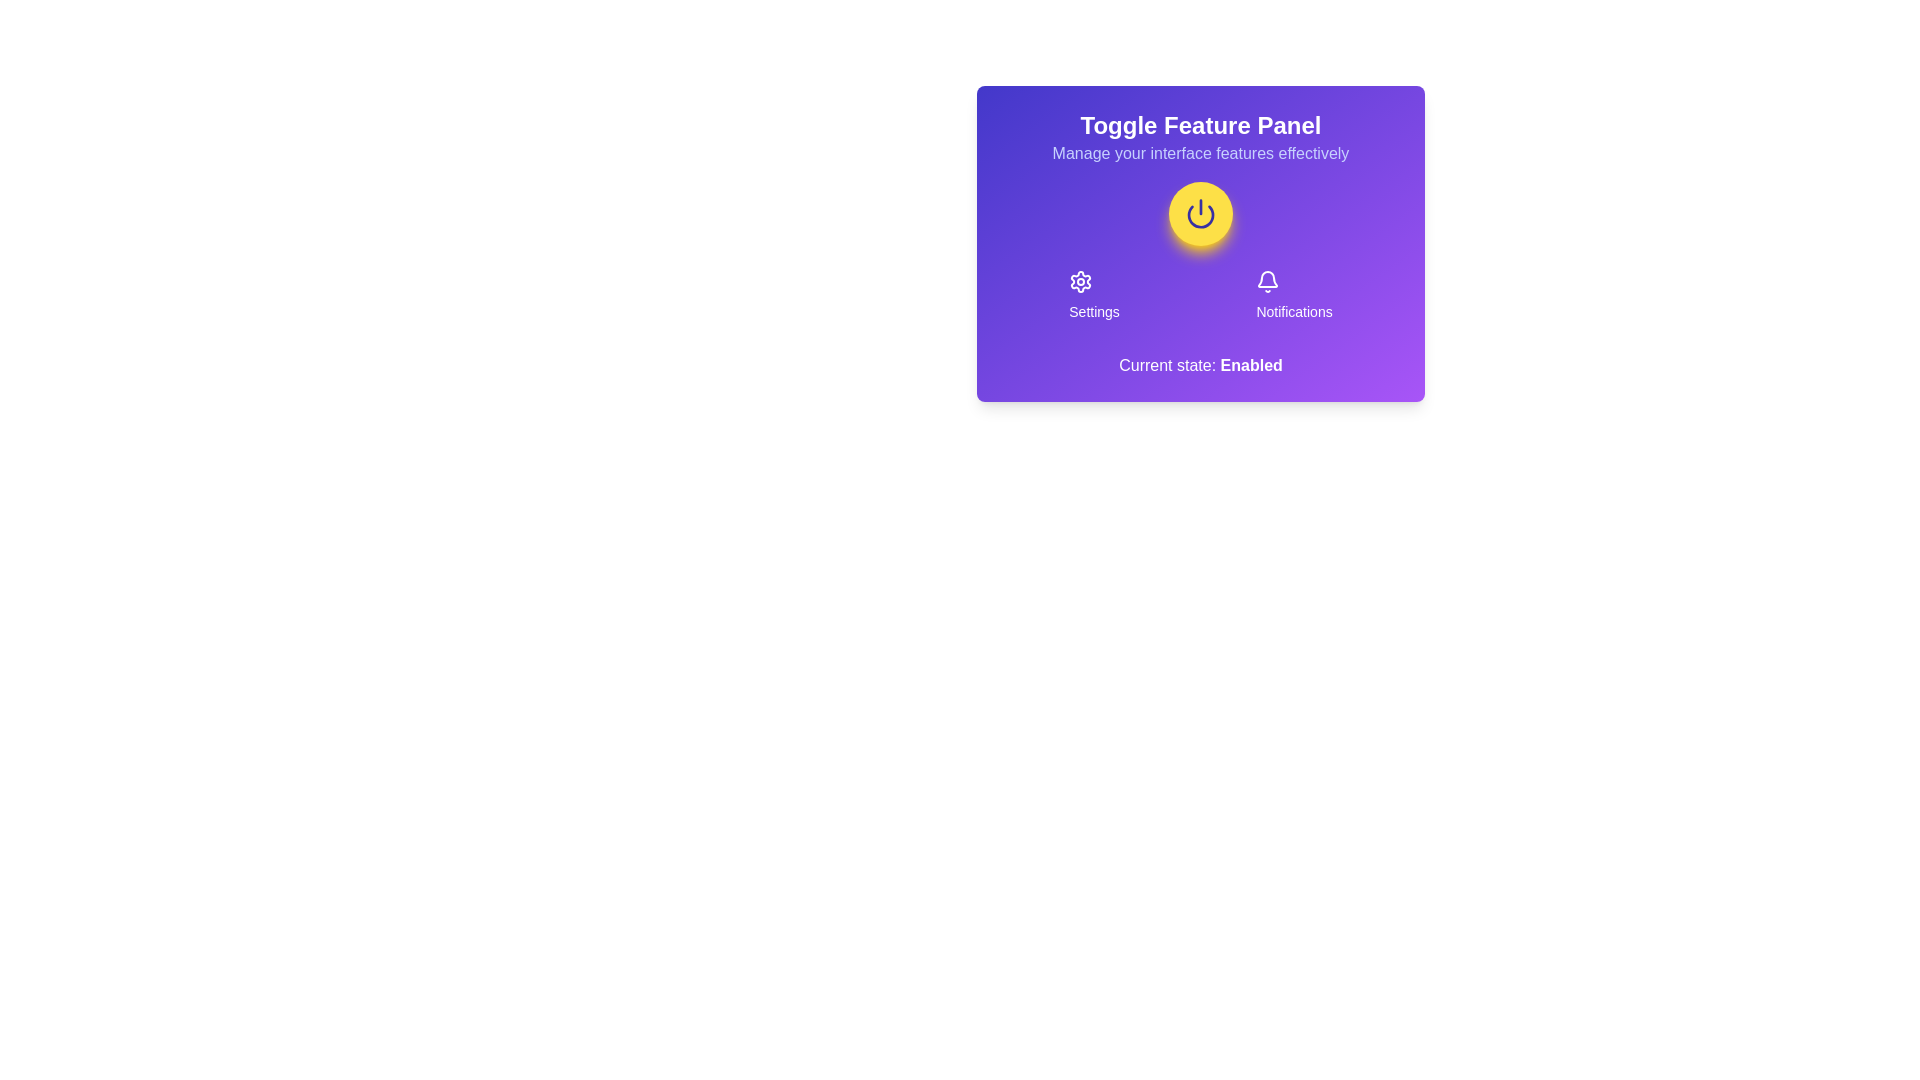 The width and height of the screenshot is (1920, 1080). Describe the element at coordinates (1294, 312) in the screenshot. I see `the 'Notifications' text label, which is styled with white text on a purple background and positioned below the bell icon` at that location.